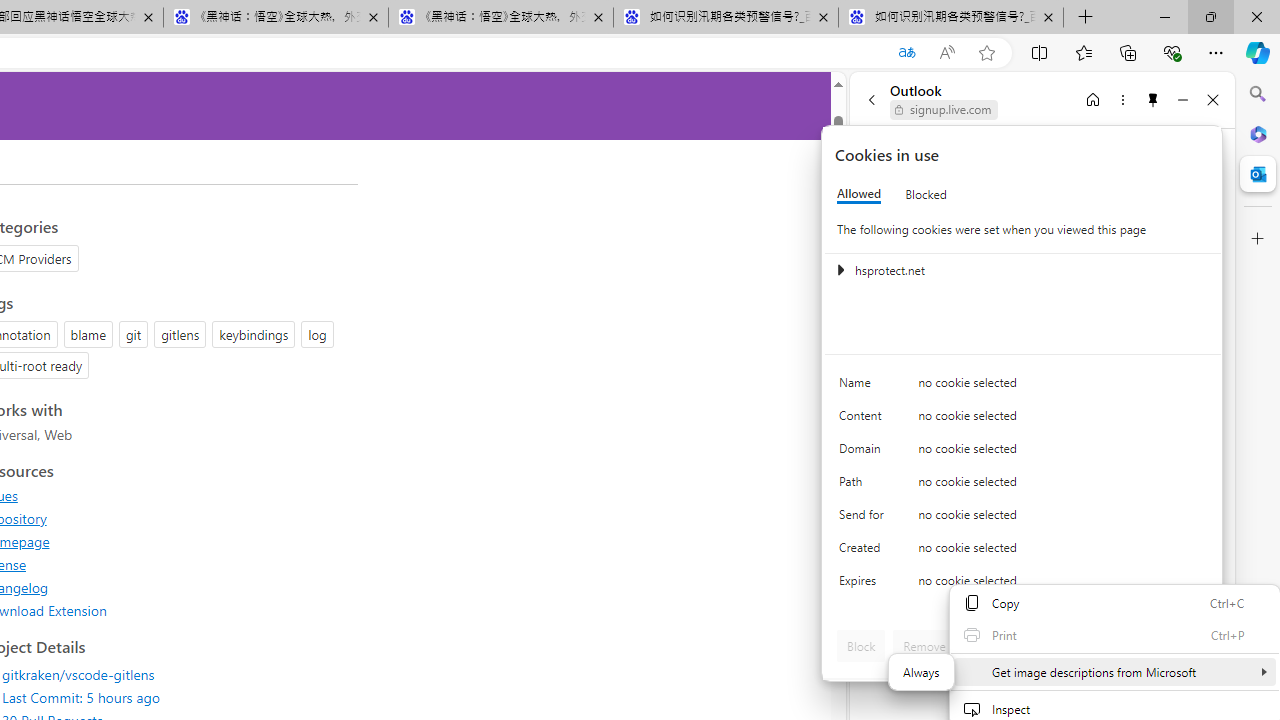  Describe the element at coordinates (920, 672) in the screenshot. I see `'Always'` at that location.